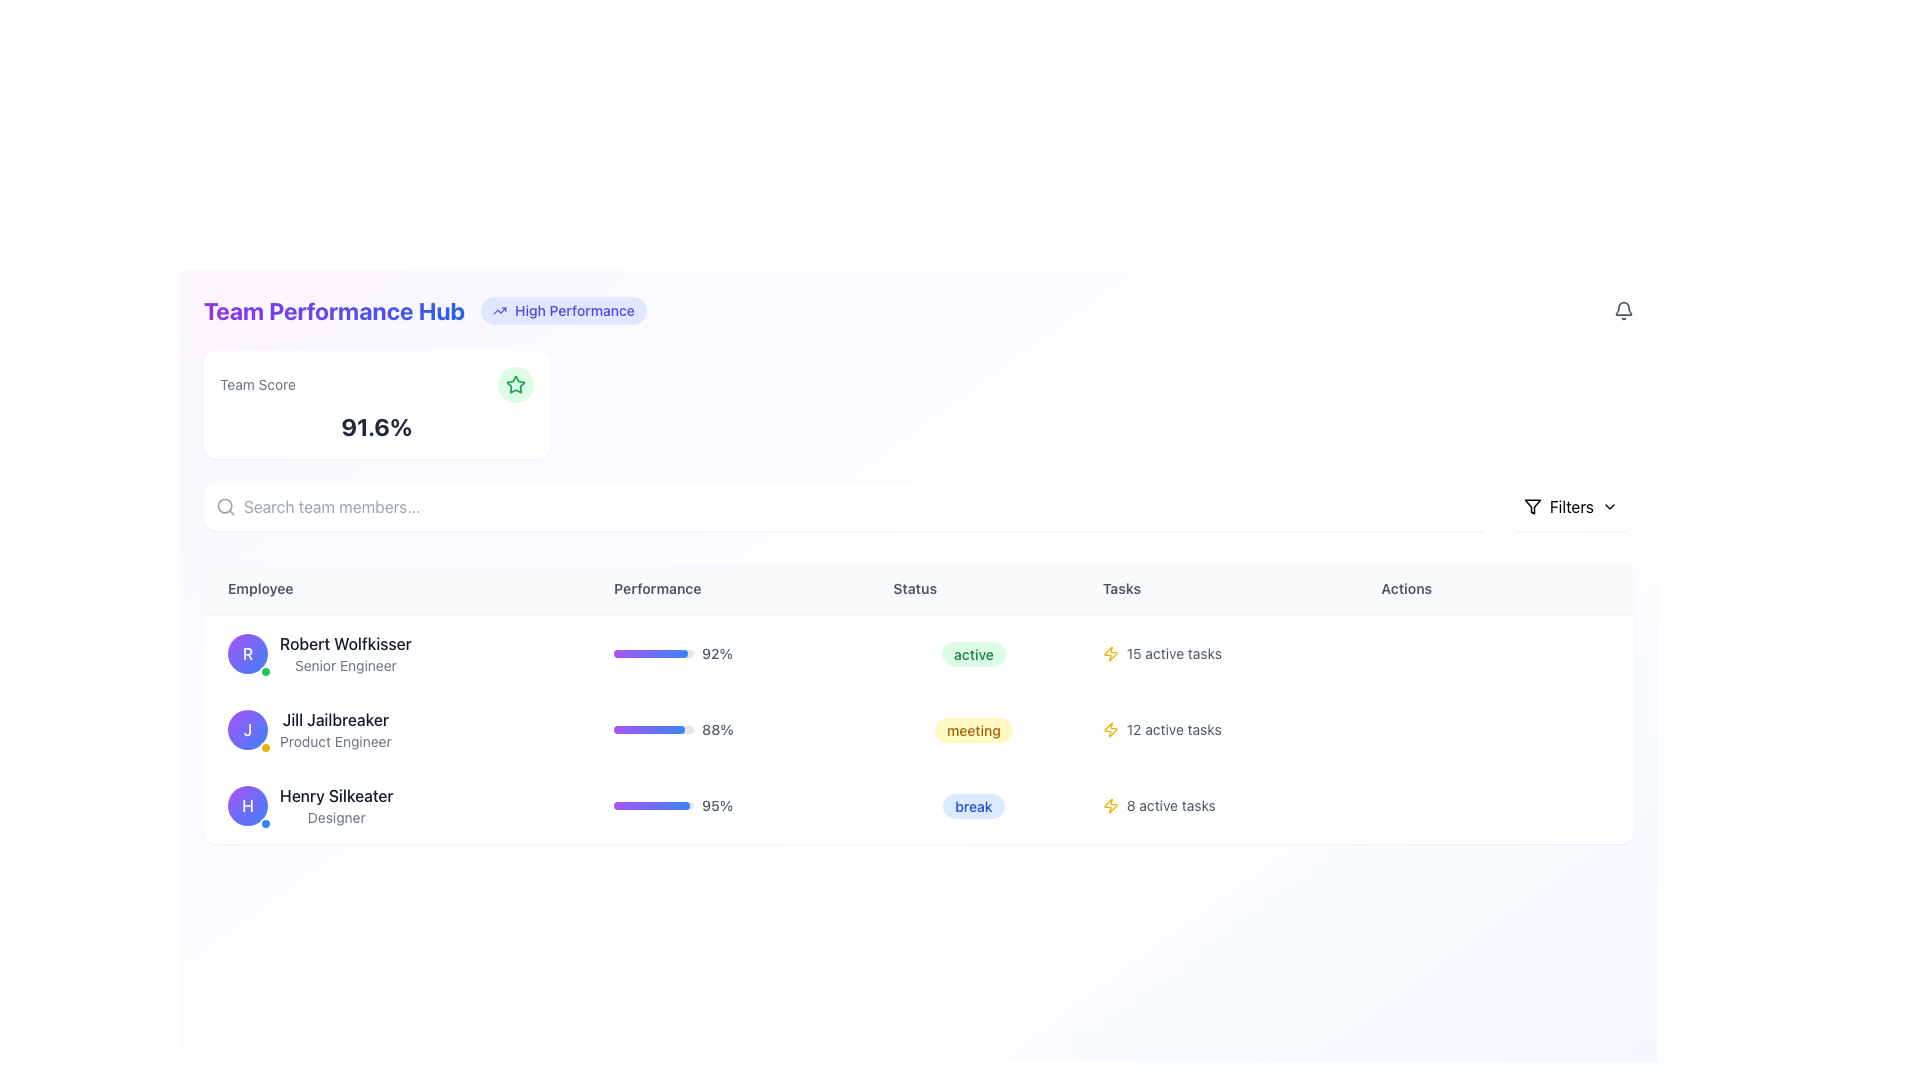  I want to click on the 'Designer' label, which is displayed in a small, gray font and is positioned below the name 'Henry Silkeater' in the user detail entry list, so click(336, 817).